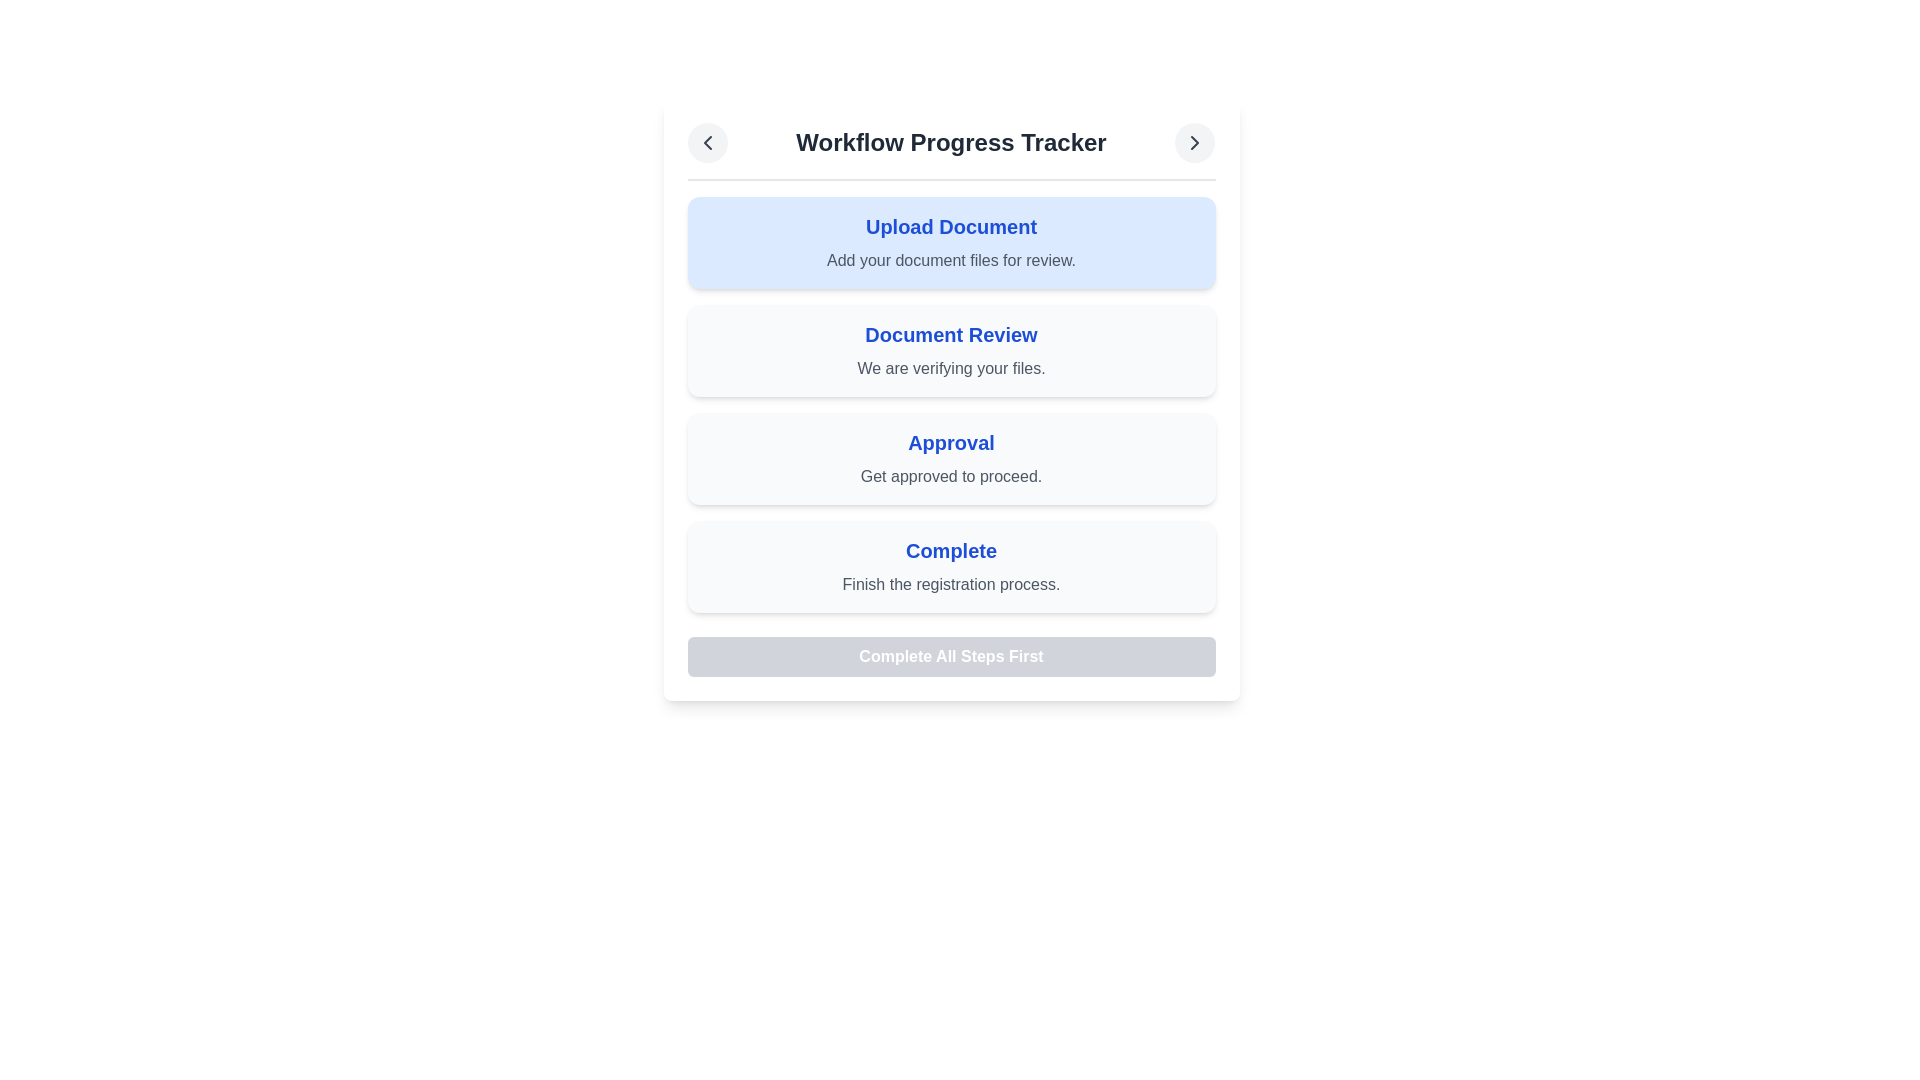 This screenshot has height=1080, width=1920. What do you see at coordinates (950, 585) in the screenshot?
I see `the Text Label that provides supporting instructions for the workflow step labeled 'Complete', positioned beneath the header text` at bounding box center [950, 585].